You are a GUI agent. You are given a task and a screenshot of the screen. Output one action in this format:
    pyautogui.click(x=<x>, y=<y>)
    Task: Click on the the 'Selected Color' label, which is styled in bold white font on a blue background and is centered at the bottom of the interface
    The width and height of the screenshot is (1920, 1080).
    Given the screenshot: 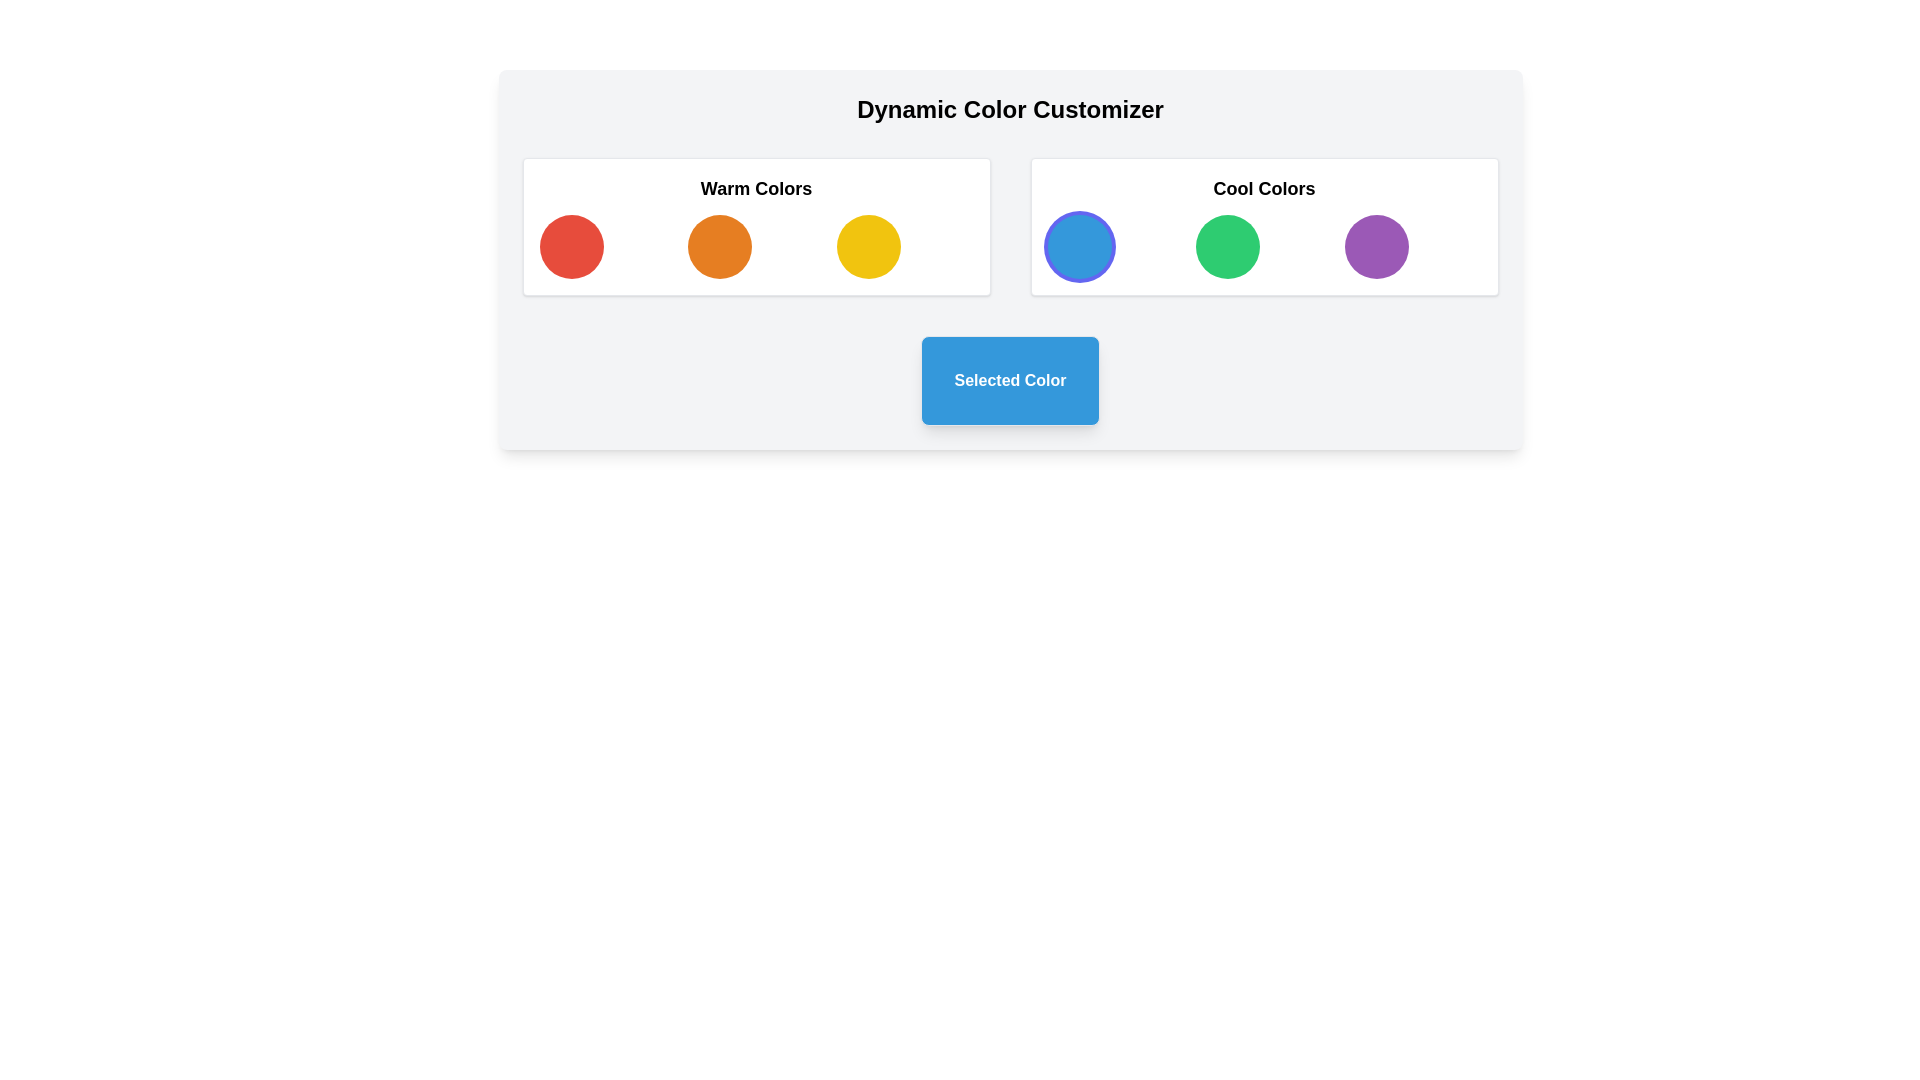 What is the action you would take?
    pyautogui.click(x=1010, y=381)
    